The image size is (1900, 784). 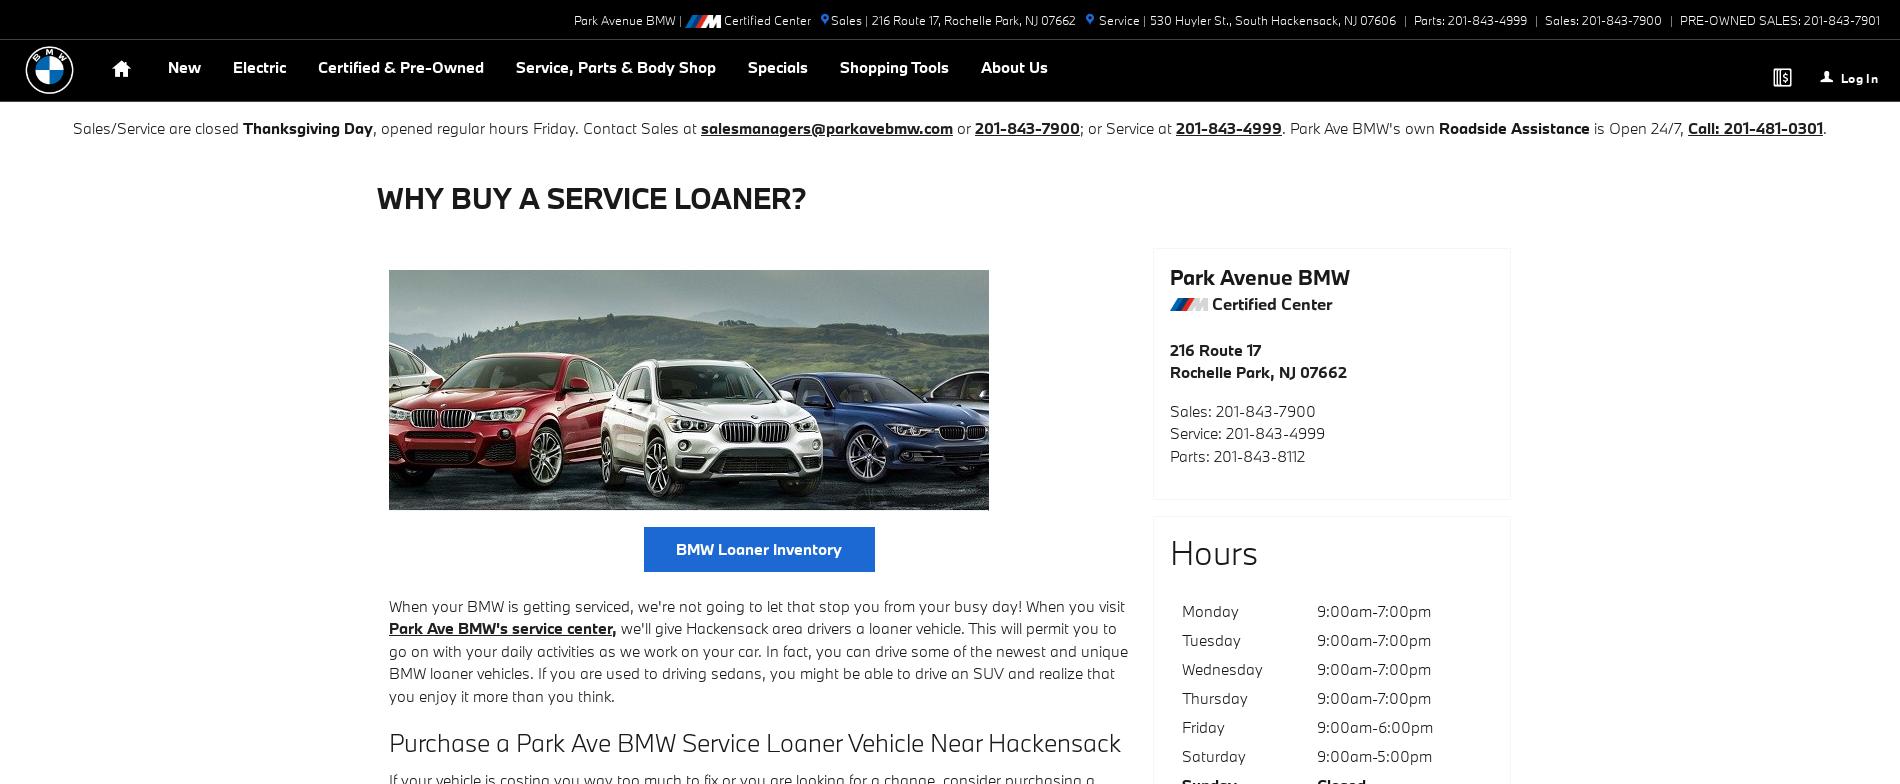 What do you see at coordinates (981, 19) in the screenshot?
I see `'Rochelle Park'` at bounding box center [981, 19].